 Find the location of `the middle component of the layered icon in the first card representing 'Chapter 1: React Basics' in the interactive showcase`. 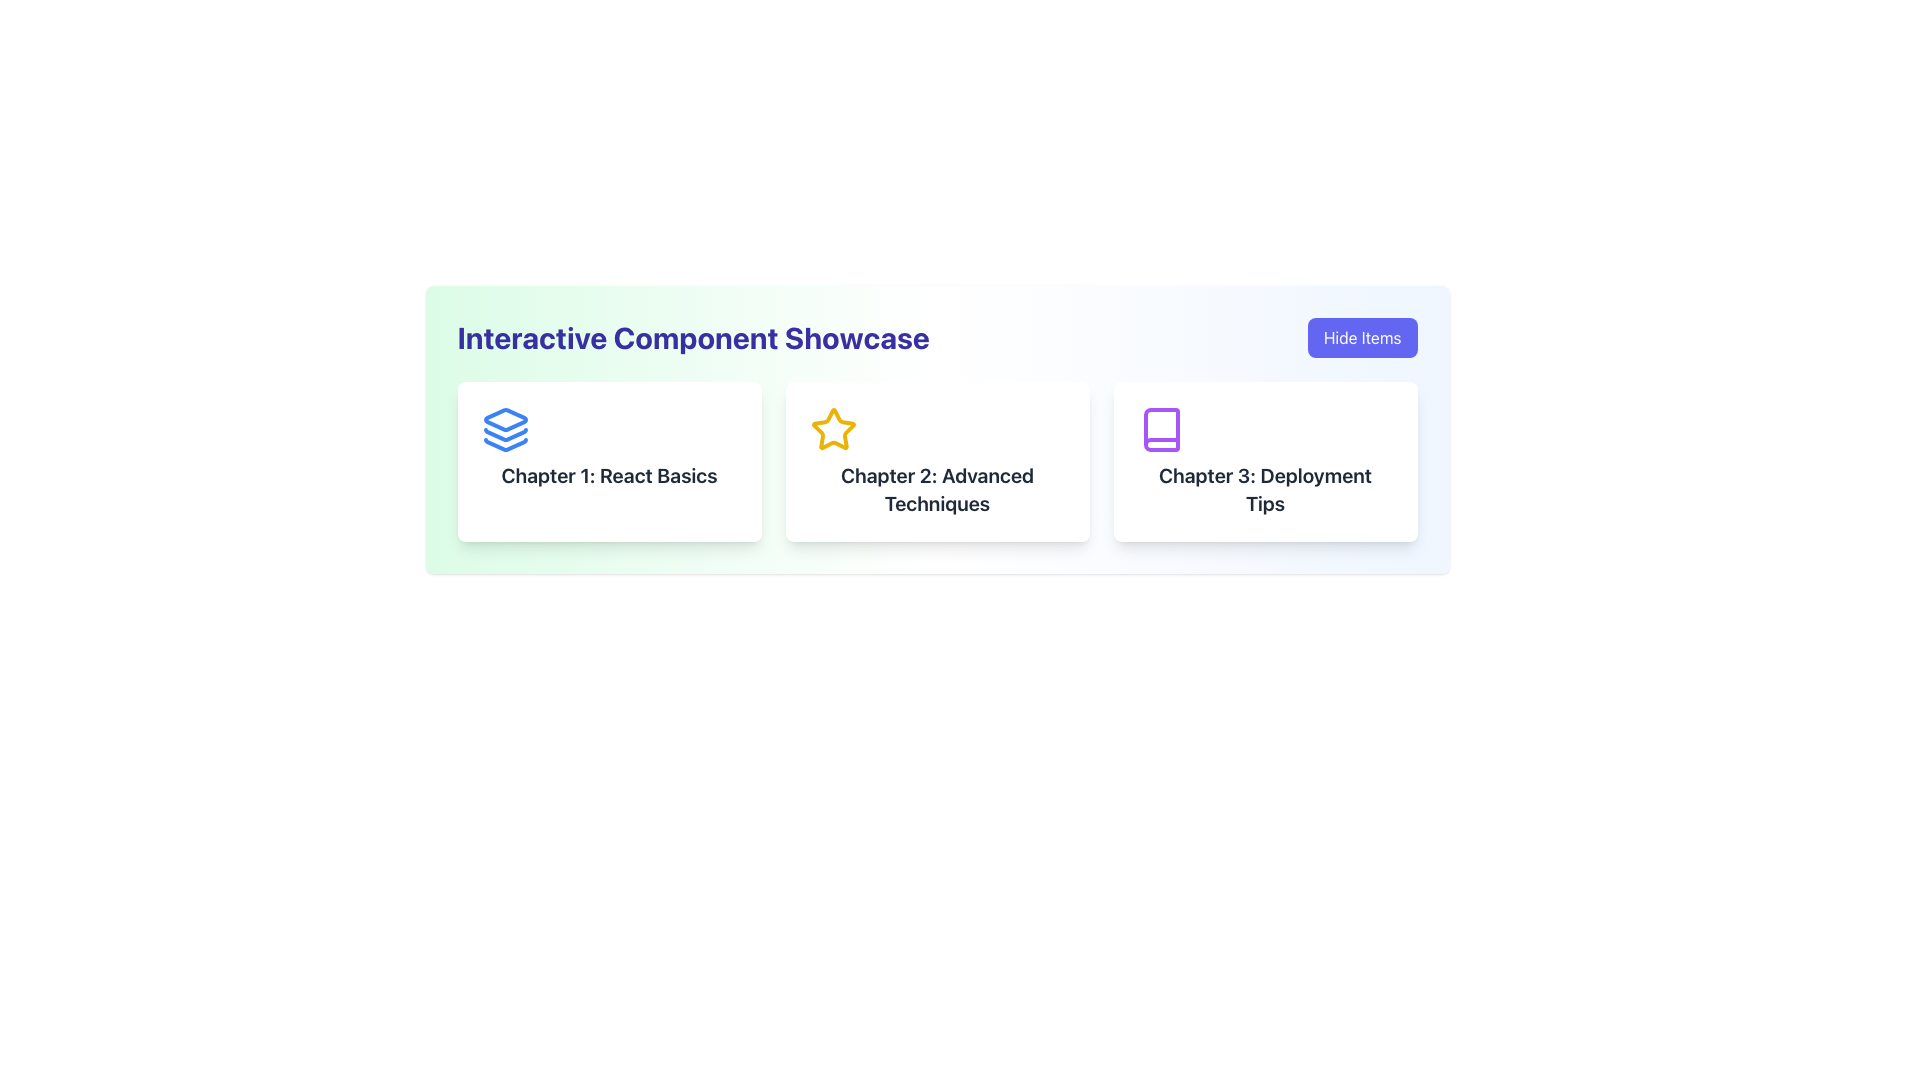

the middle component of the layered icon in the first card representing 'Chapter 1: React Basics' in the interactive showcase is located at coordinates (505, 434).